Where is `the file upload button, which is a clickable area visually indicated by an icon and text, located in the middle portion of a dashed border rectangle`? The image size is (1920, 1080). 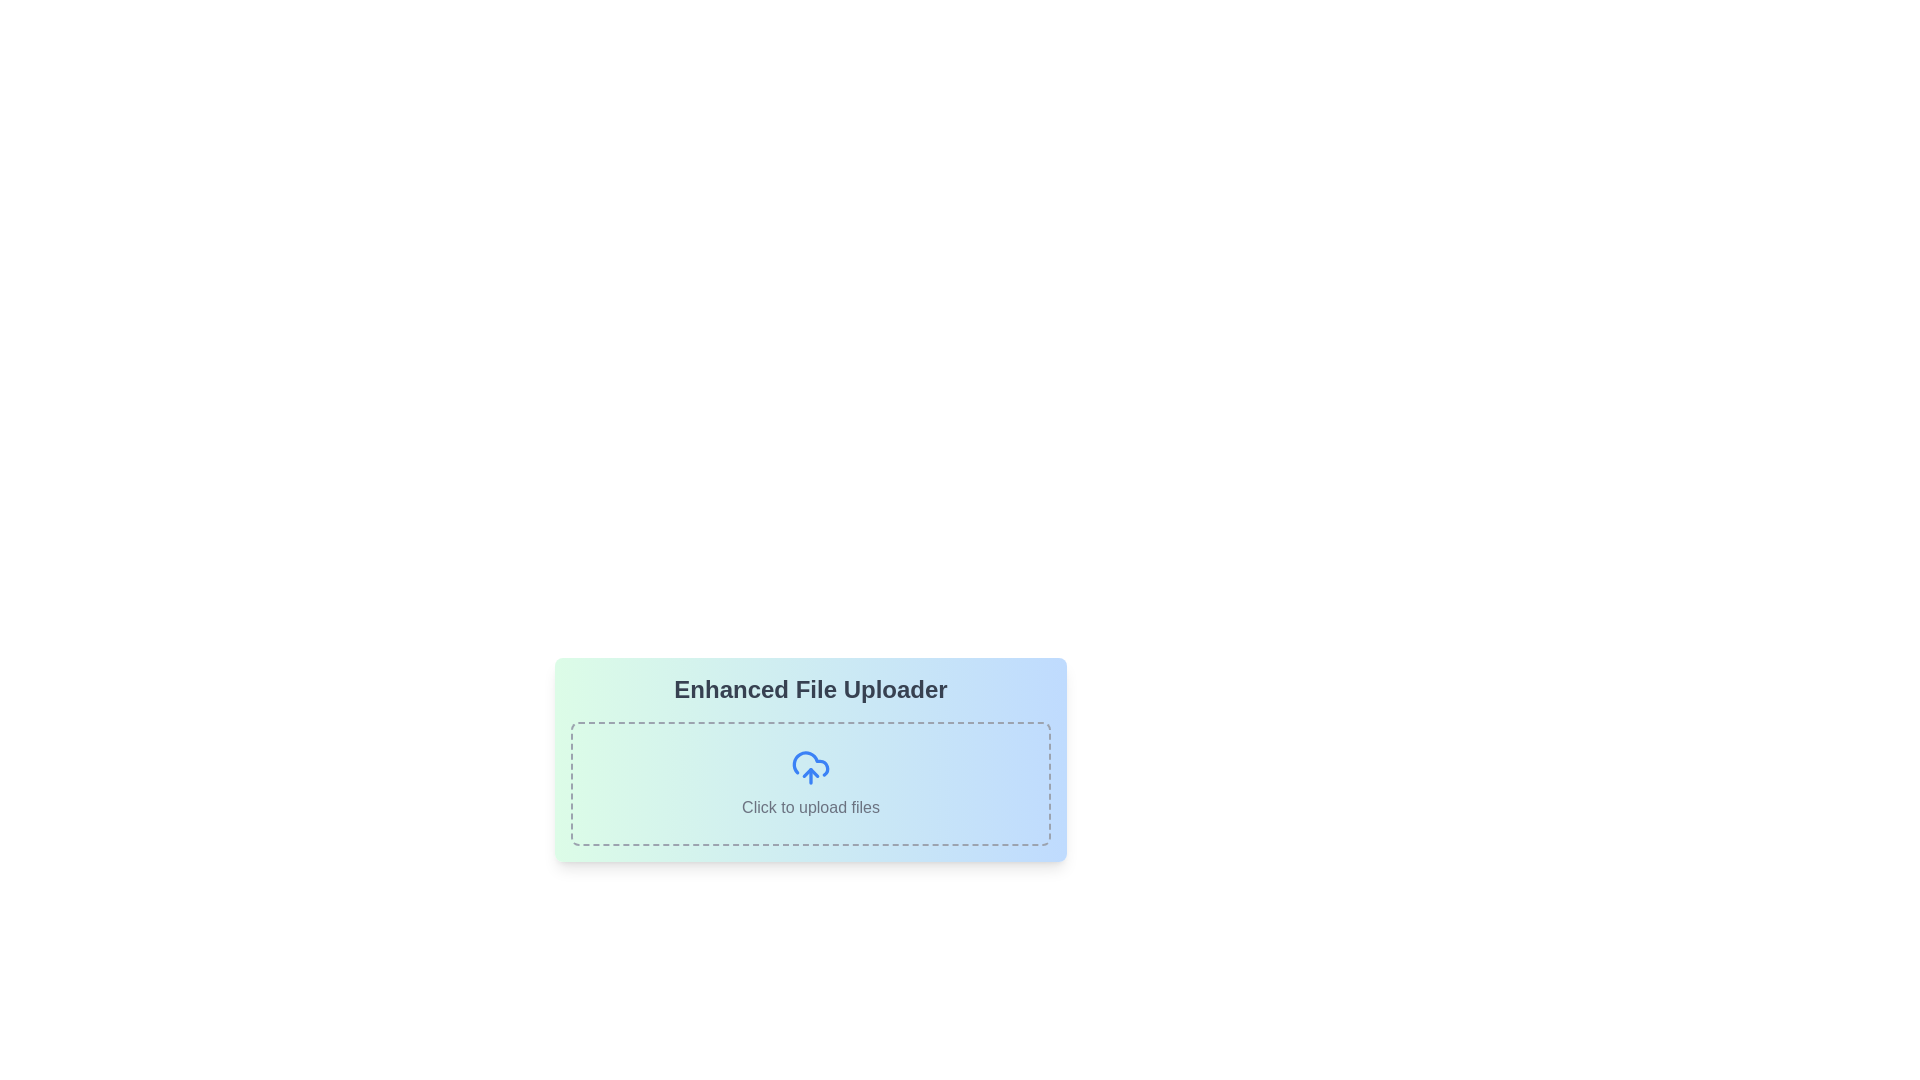
the file upload button, which is a clickable area visually indicated by an icon and text, located in the middle portion of a dashed border rectangle is located at coordinates (811, 781).